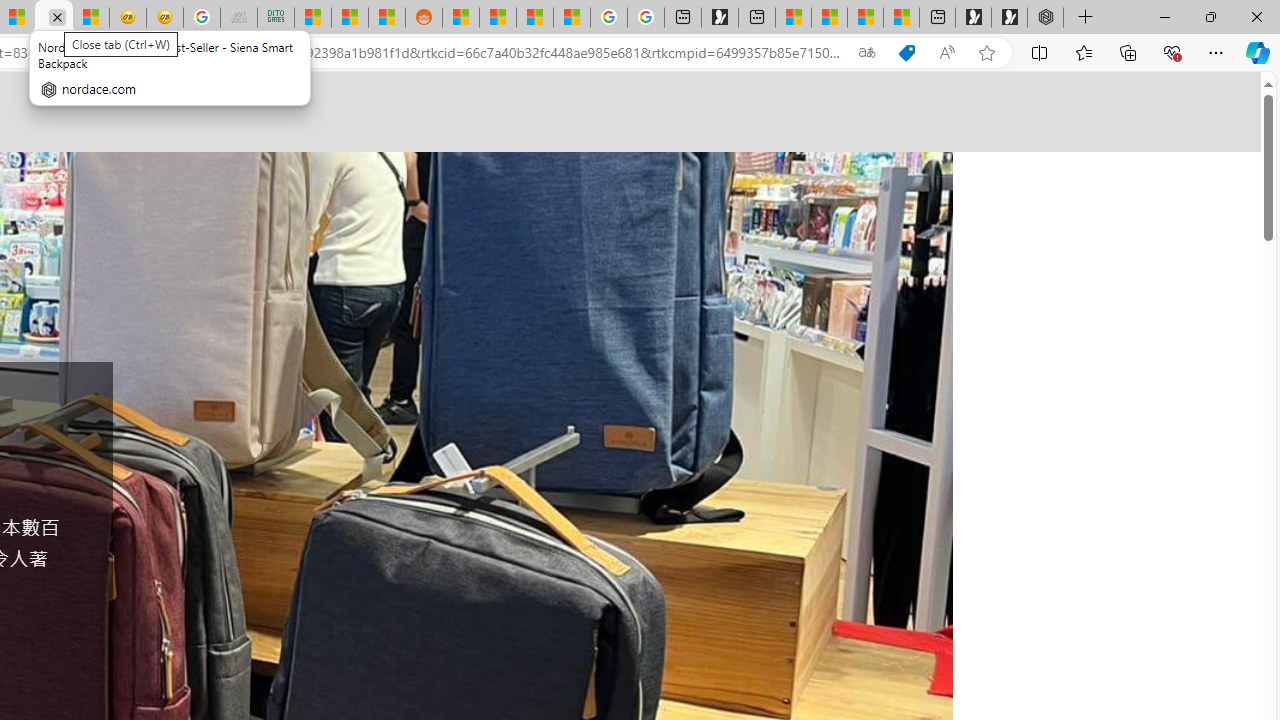 Image resolution: width=1280 pixels, height=720 pixels. Describe the element at coordinates (239, 17) in the screenshot. I see `'Navy Quest'` at that location.